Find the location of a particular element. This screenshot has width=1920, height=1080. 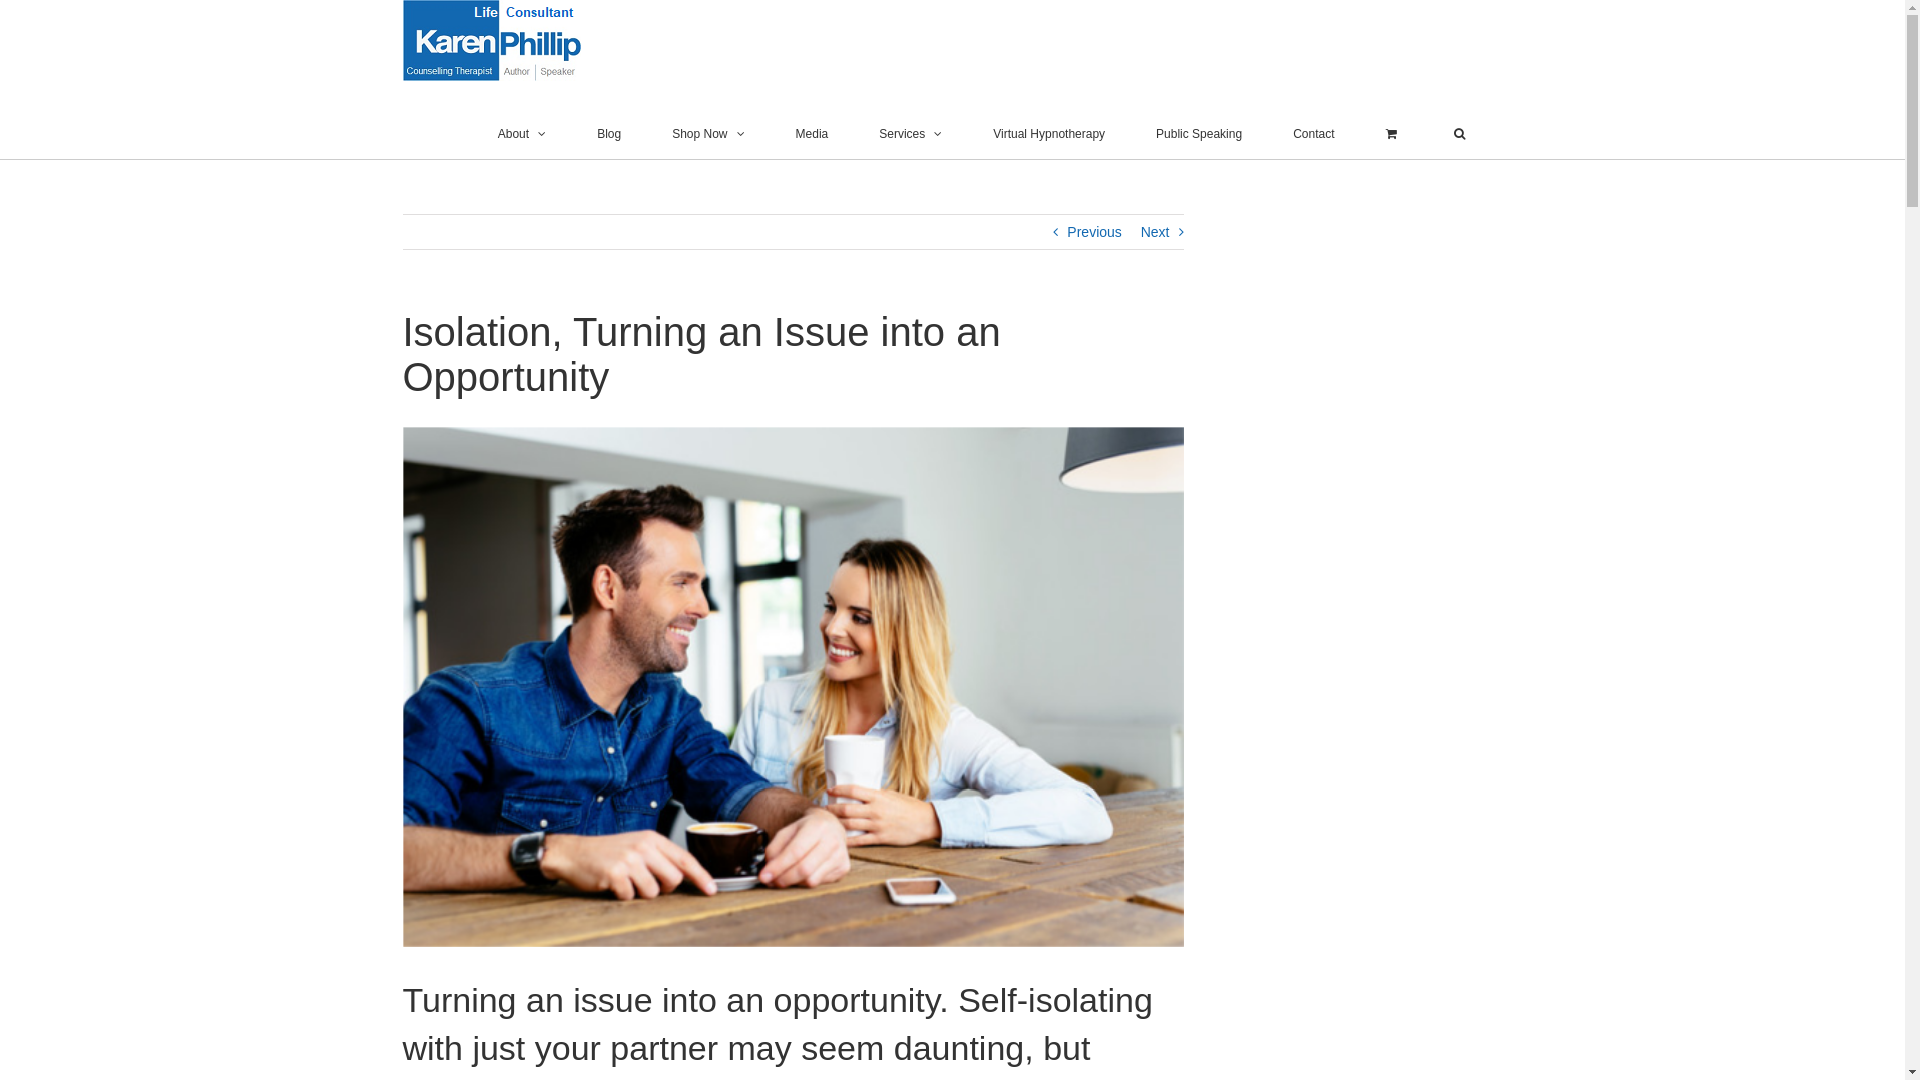

'About' is located at coordinates (522, 134).